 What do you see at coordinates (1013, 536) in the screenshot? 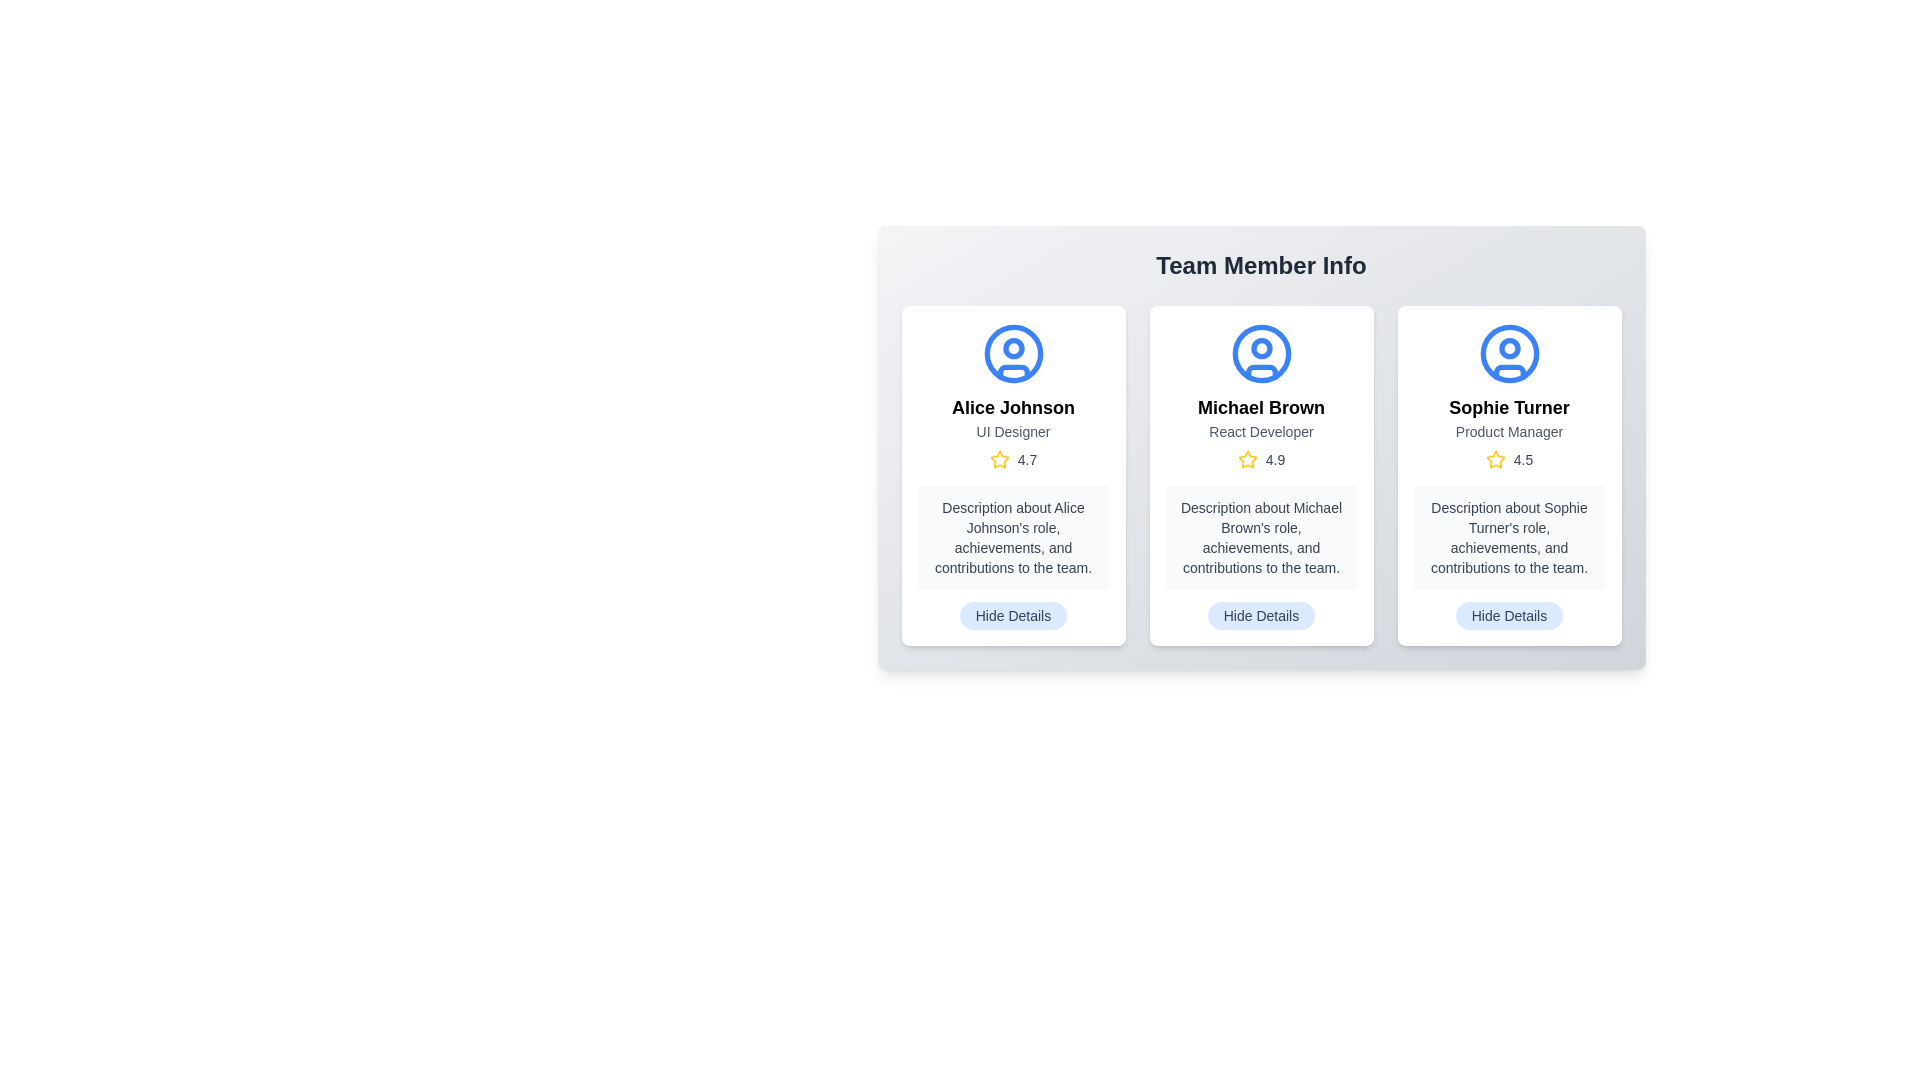
I see `descriptive text block about Alice Johnson's role and contributions, located within her profile card, situated below the rating information and above the 'Hide Details' button` at bounding box center [1013, 536].